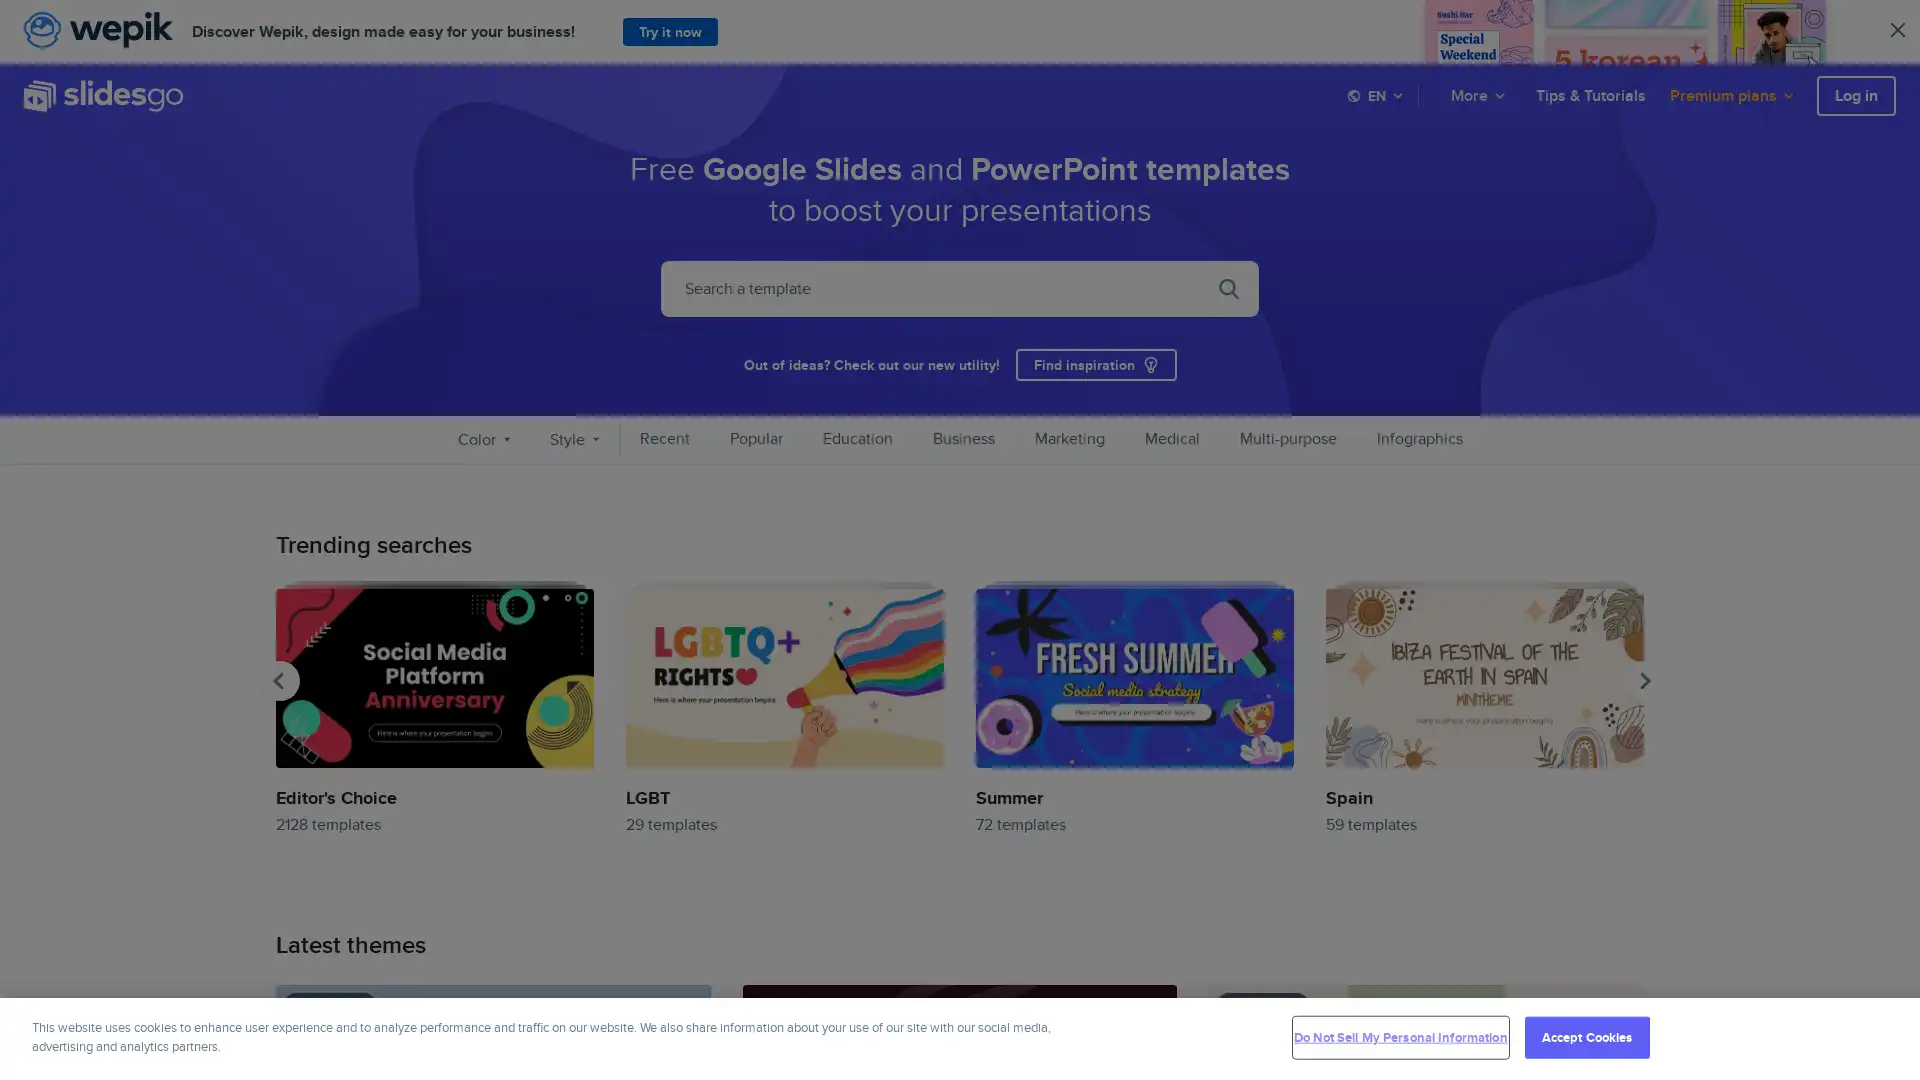 The image size is (1920, 1080). Describe the element at coordinates (1479, 95) in the screenshot. I see `Open more tools` at that location.